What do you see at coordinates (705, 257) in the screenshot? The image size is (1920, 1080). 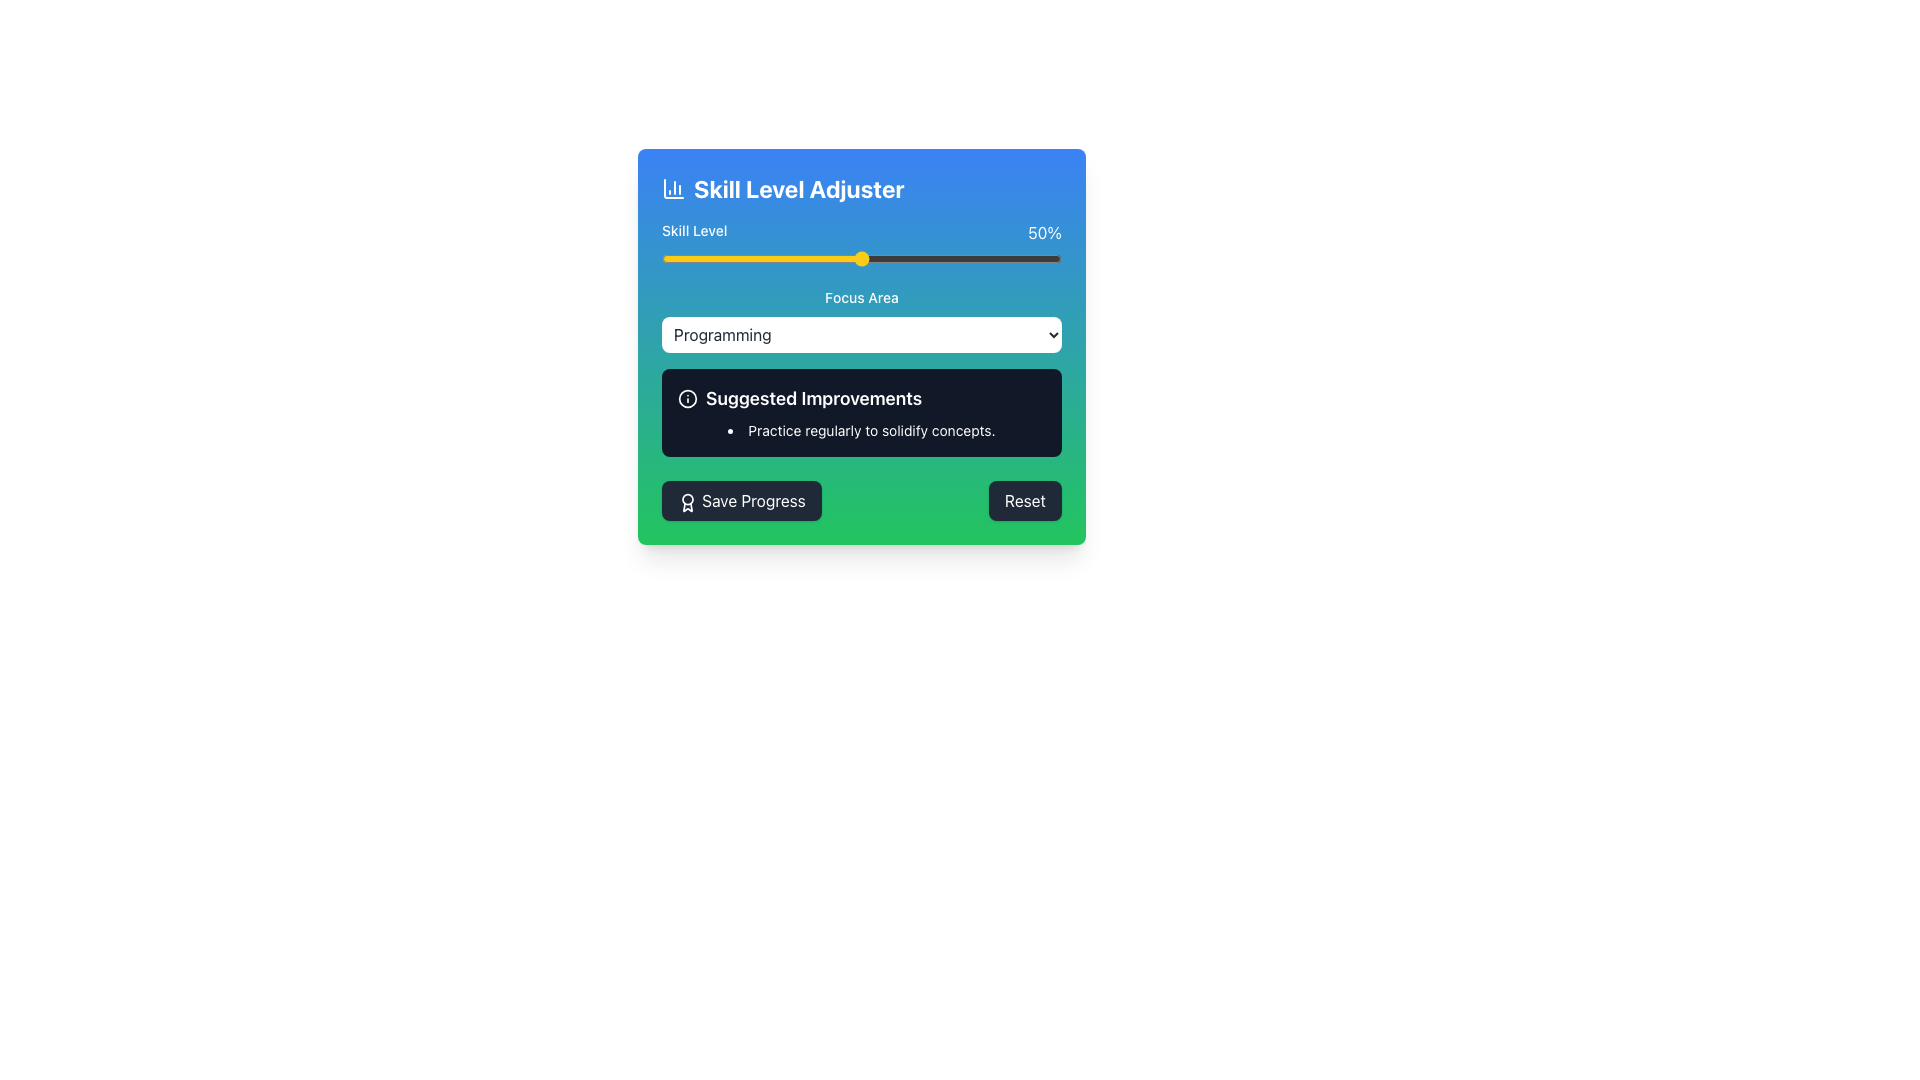 I see `the slider` at bounding box center [705, 257].